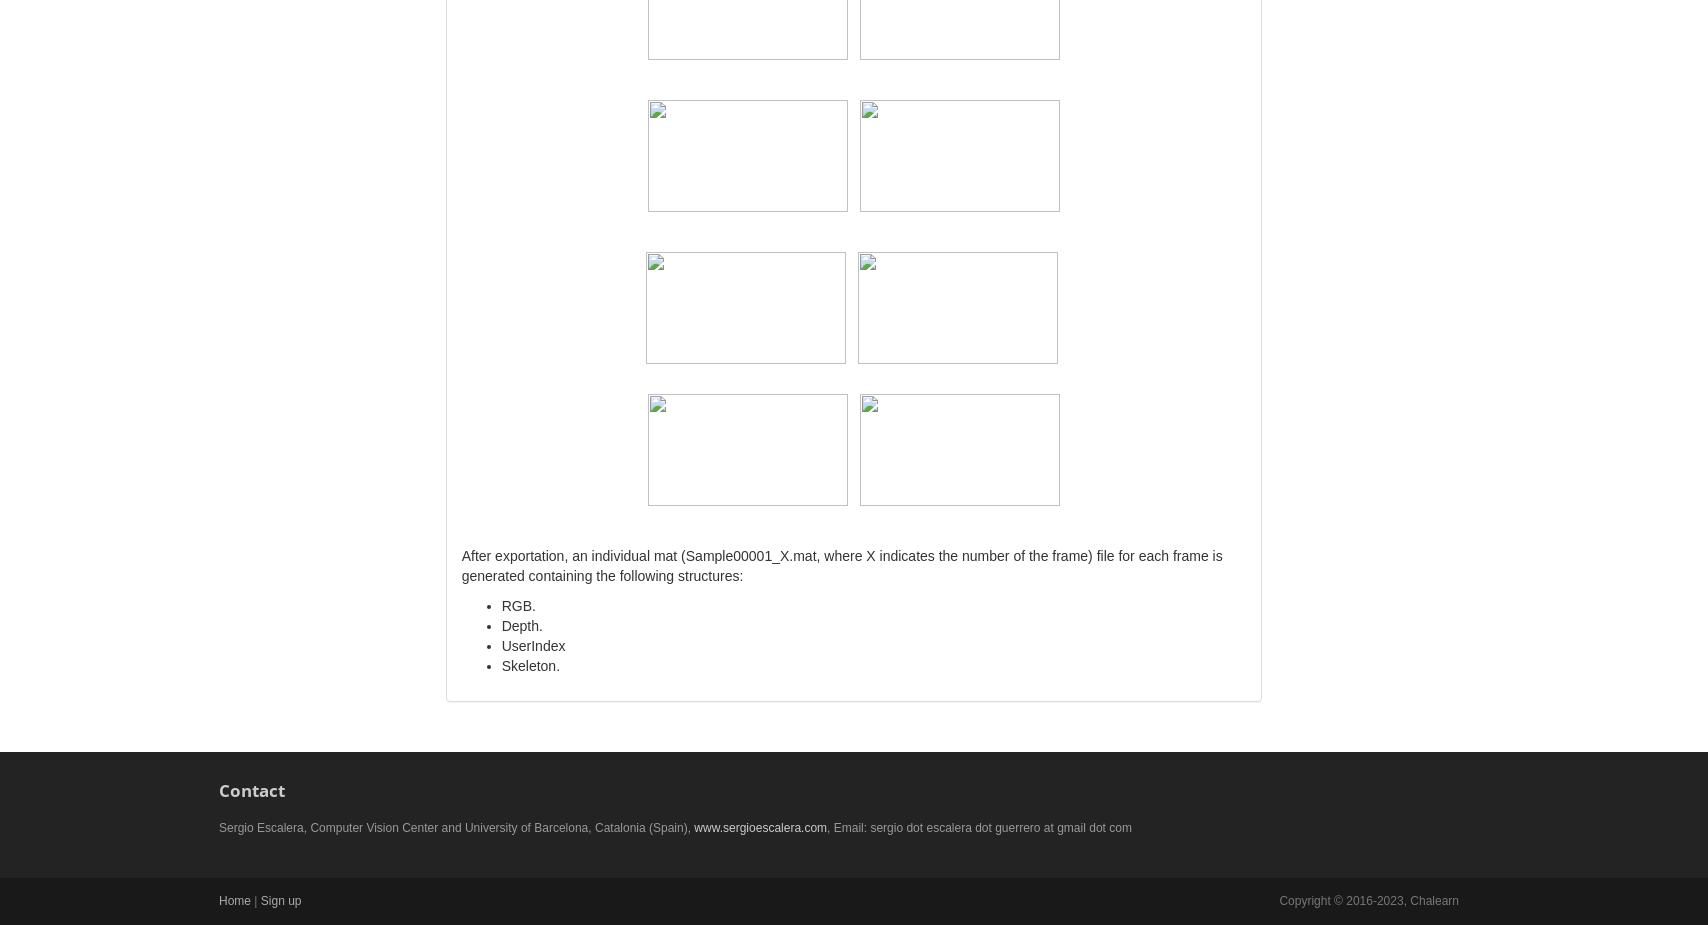 The image size is (1708, 925). Describe the element at coordinates (827, 827) in the screenshot. I see `', Email: sergio dot escalera dot guerrero at gmail dot com'` at that location.